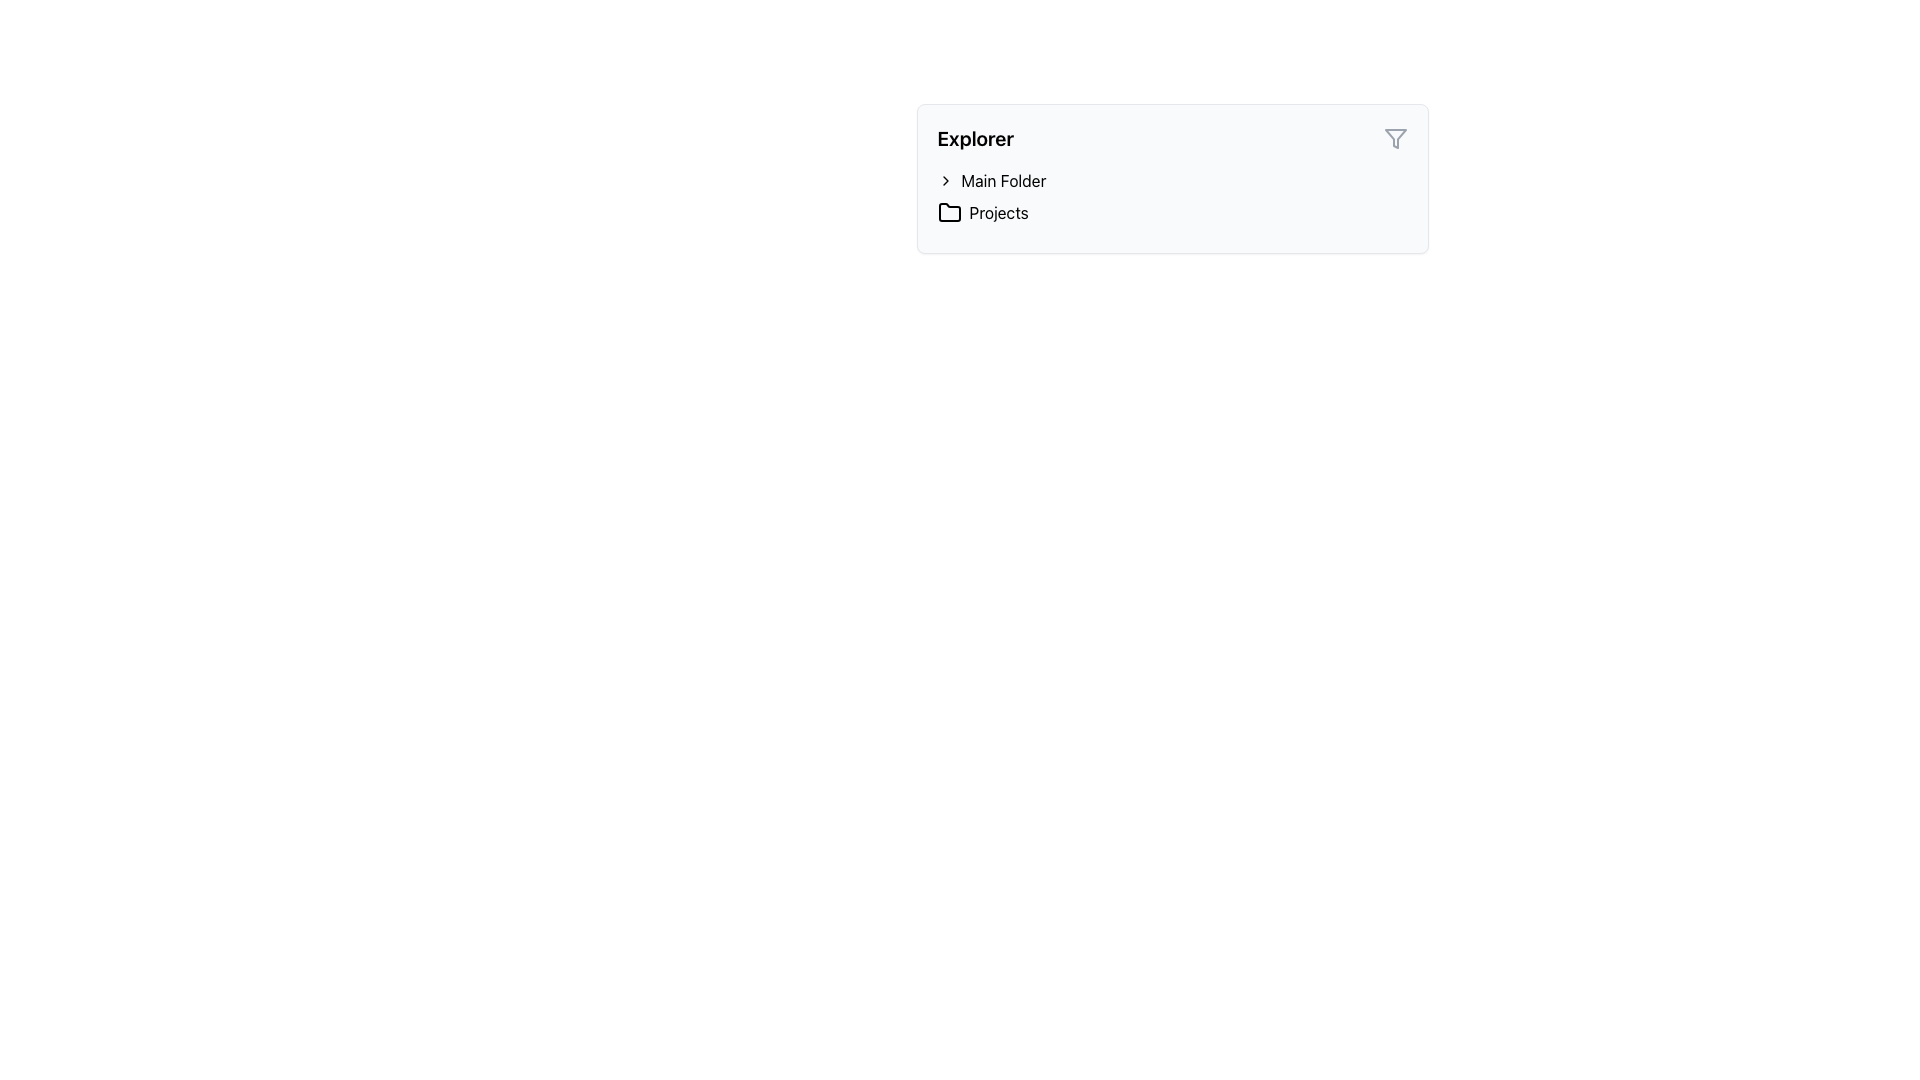  Describe the element at coordinates (998, 212) in the screenshot. I see `the 'Projects' text label located in the top-right section of the explorer panel` at that location.